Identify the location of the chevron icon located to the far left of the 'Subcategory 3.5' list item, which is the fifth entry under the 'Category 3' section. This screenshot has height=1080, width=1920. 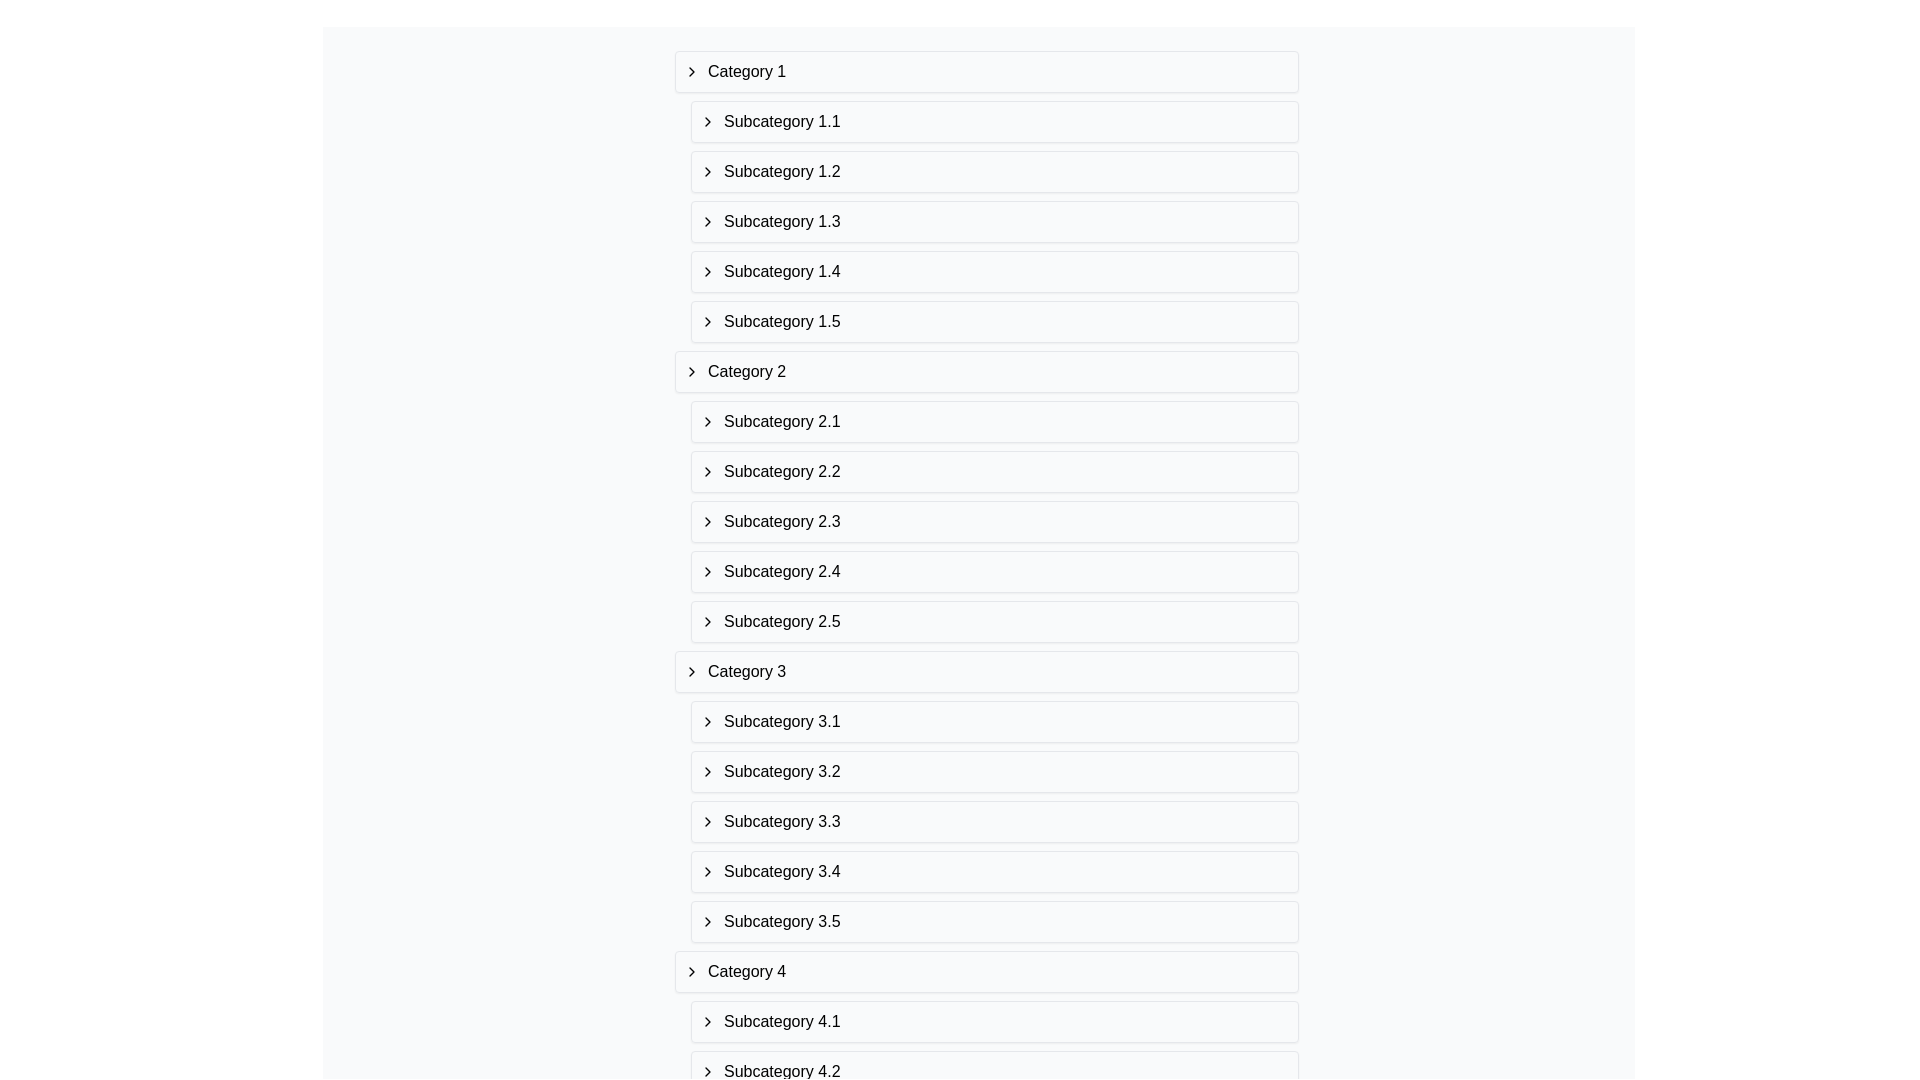
(708, 921).